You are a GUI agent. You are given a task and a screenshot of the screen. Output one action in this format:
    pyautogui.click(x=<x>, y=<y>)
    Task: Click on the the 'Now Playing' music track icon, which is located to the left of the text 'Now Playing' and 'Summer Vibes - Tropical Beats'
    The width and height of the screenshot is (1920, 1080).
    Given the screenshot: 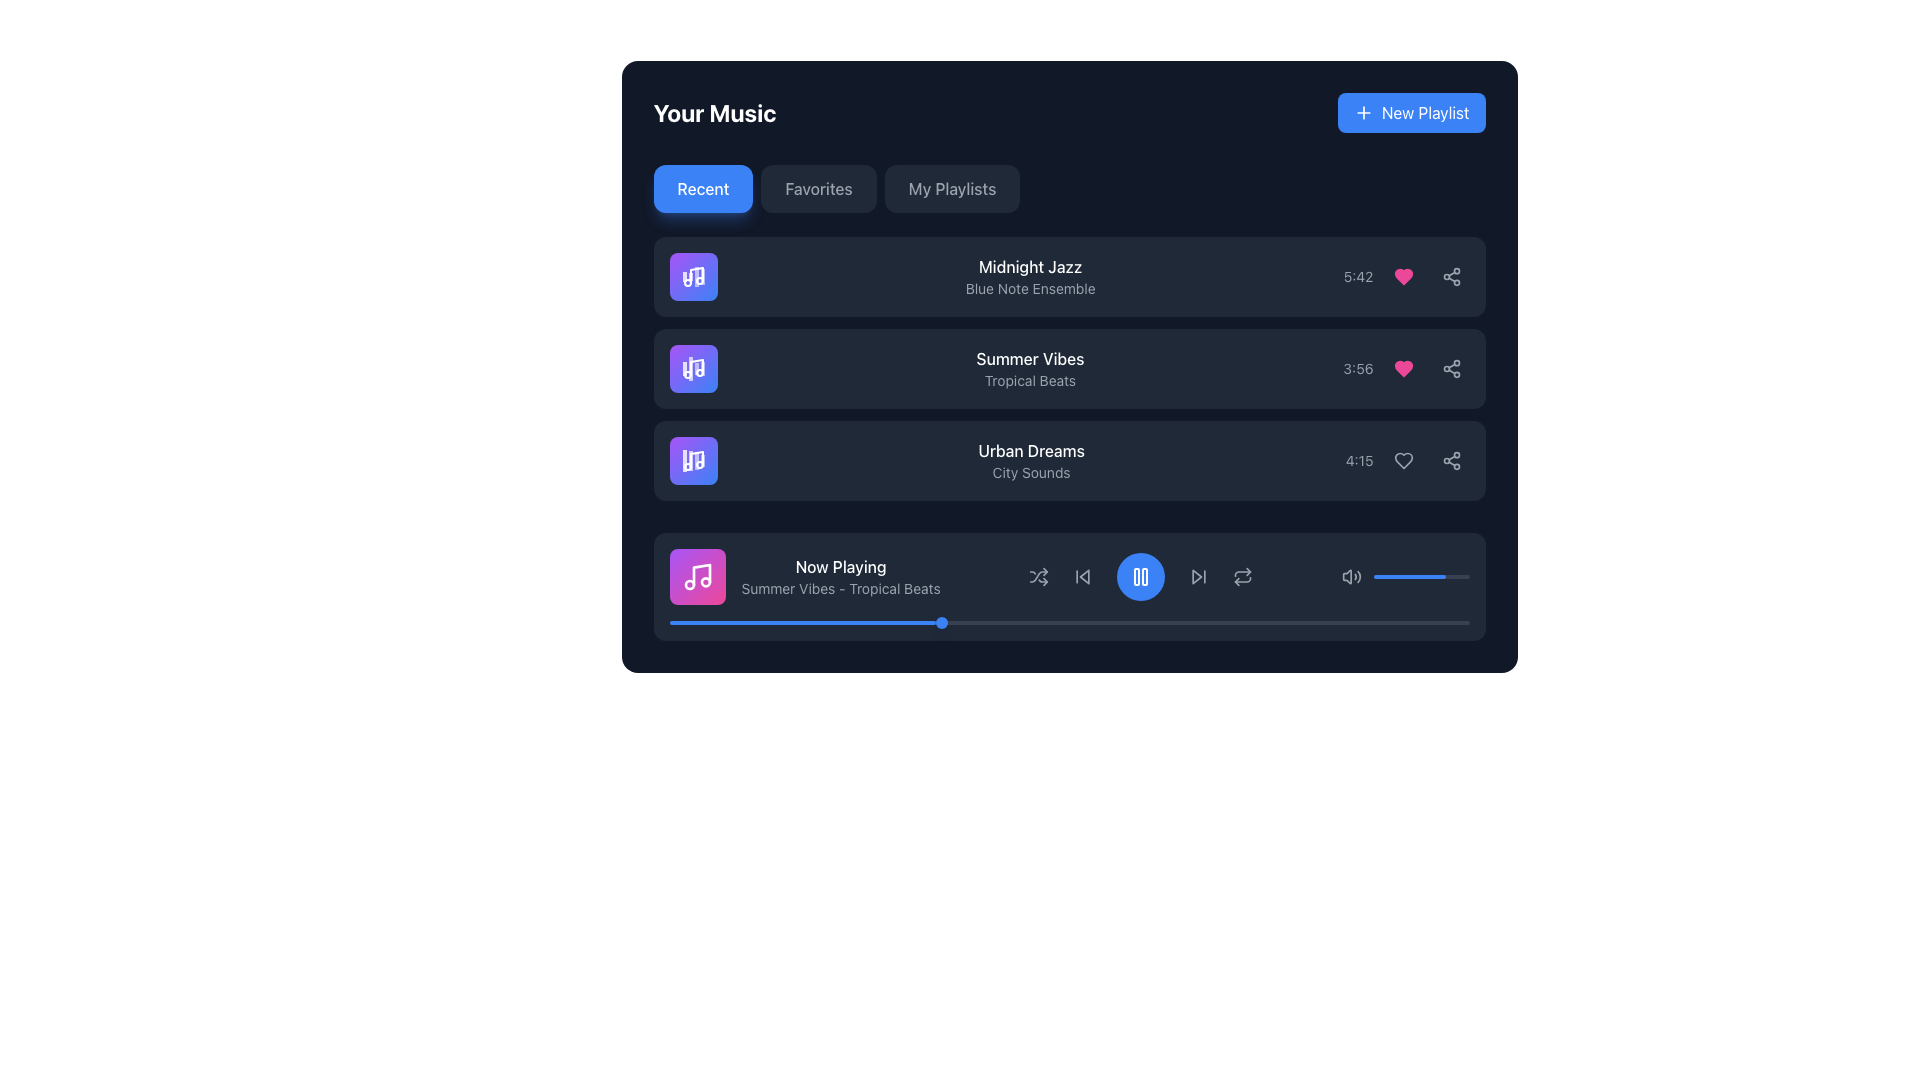 What is the action you would take?
    pyautogui.click(x=697, y=577)
    